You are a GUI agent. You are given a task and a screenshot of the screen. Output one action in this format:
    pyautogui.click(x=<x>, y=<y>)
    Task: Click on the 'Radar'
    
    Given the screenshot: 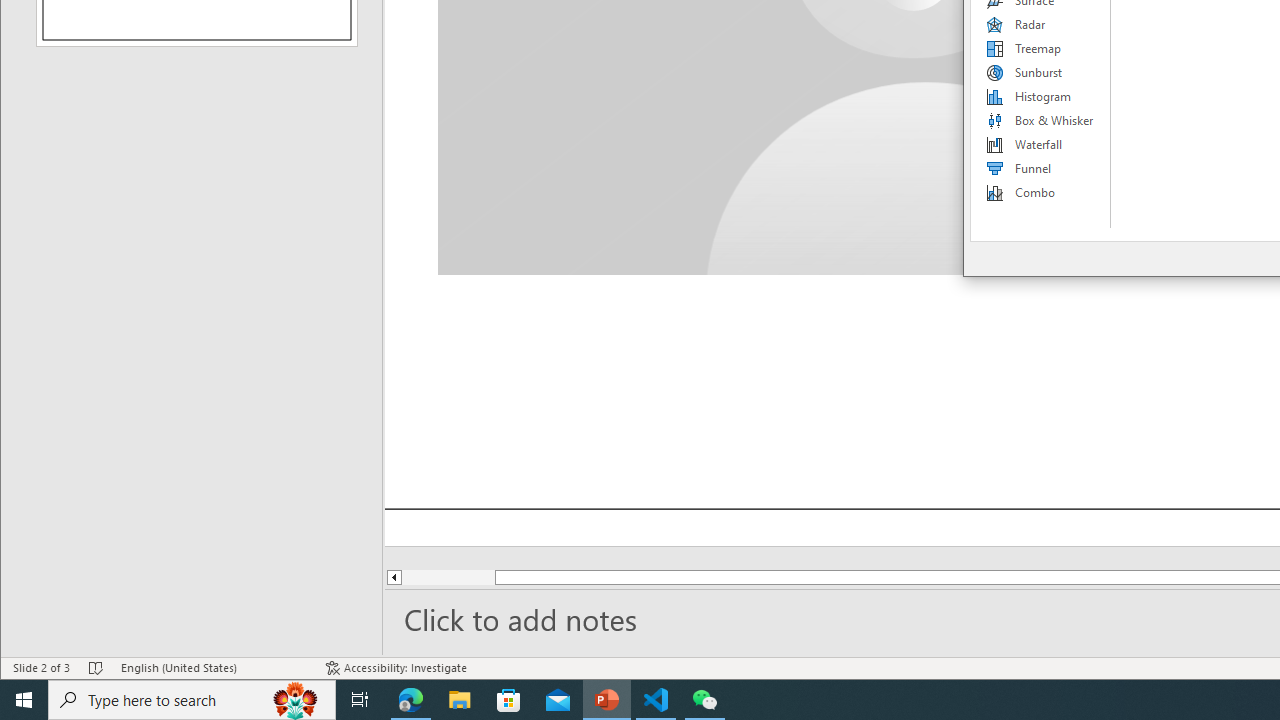 What is the action you would take?
    pyautogui.click(x=1040, y=24)
    